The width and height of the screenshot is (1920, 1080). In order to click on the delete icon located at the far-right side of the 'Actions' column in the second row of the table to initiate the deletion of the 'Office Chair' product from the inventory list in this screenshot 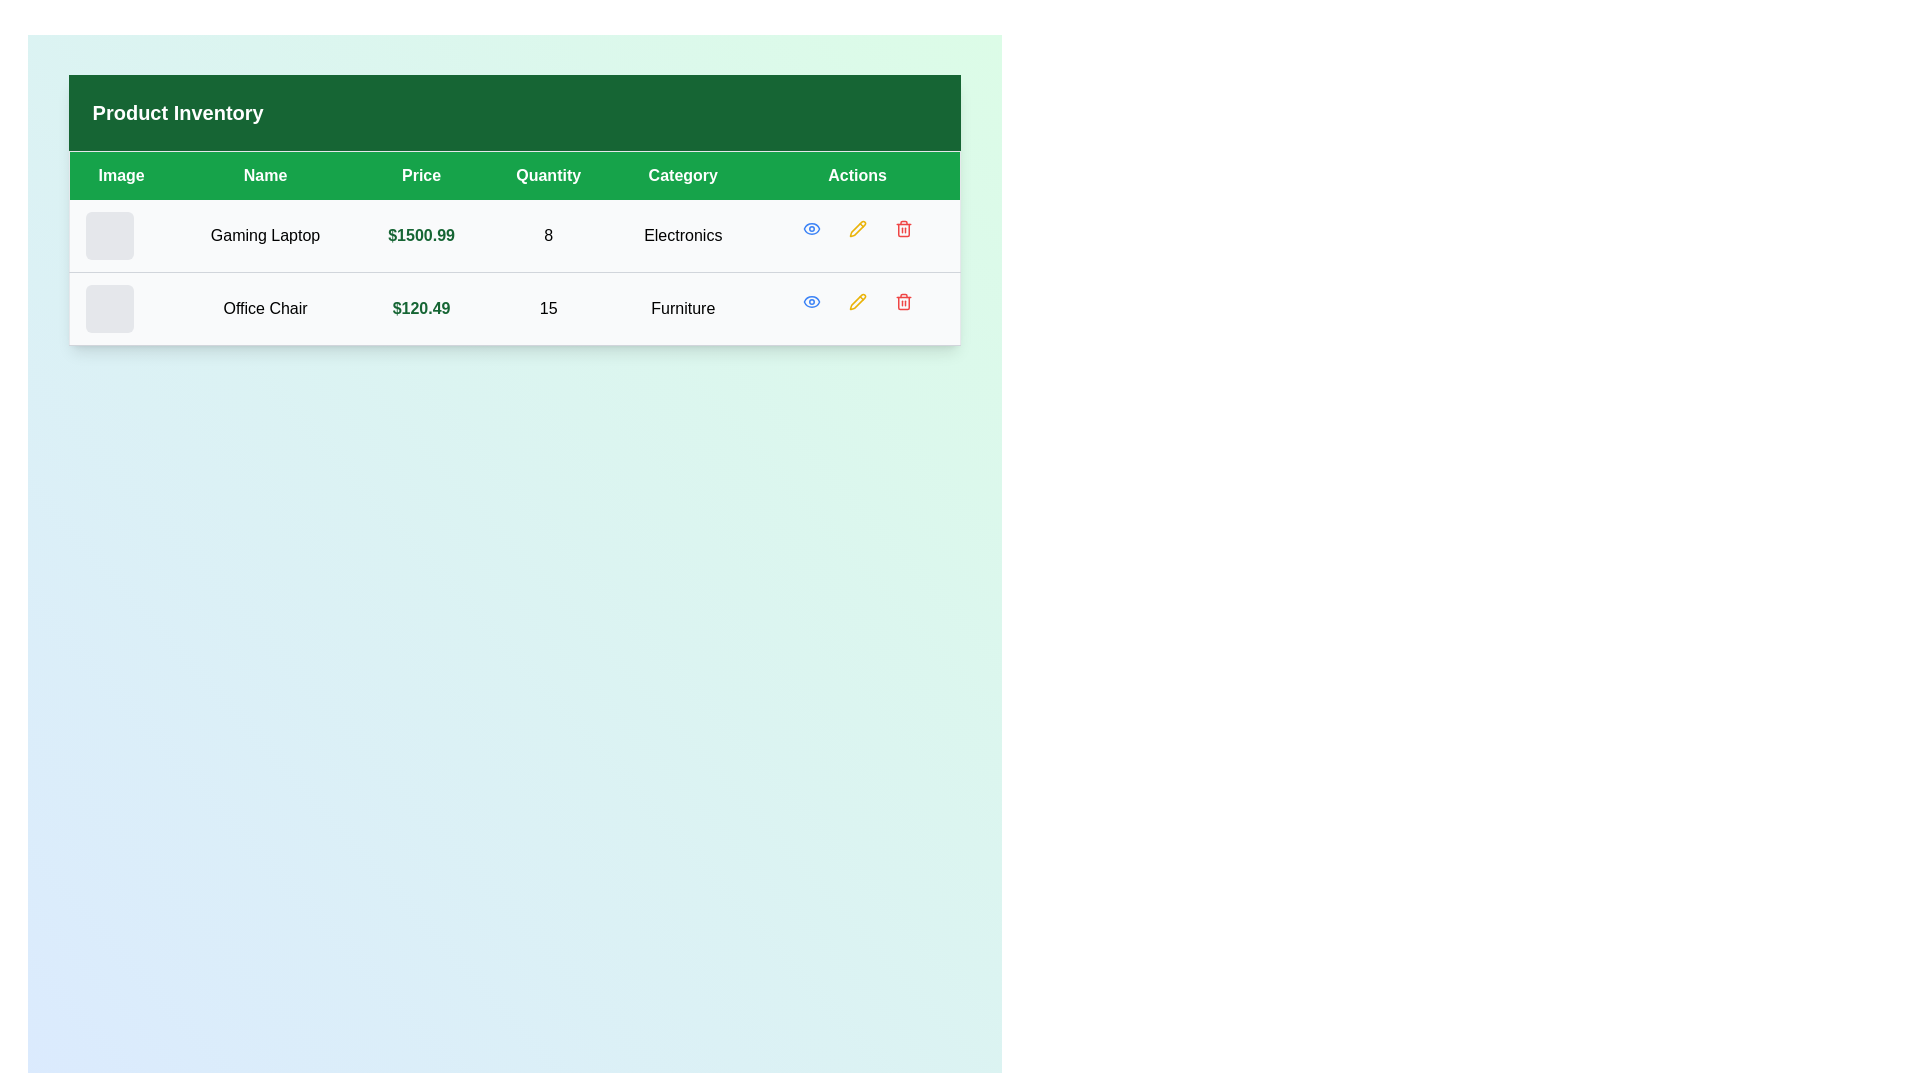, I will do `click(902, 301)`.